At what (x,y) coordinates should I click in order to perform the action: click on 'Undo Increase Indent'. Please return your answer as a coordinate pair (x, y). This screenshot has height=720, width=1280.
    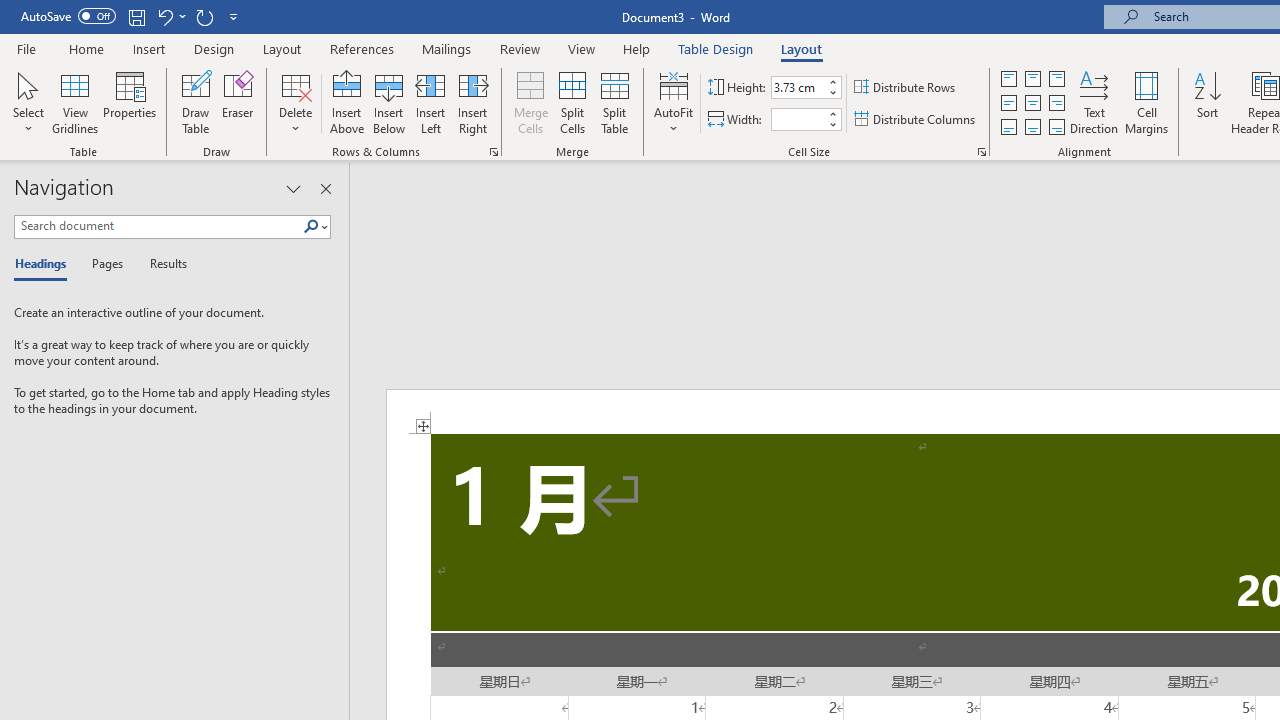
    Looking at the image, I should click on (164, 16).